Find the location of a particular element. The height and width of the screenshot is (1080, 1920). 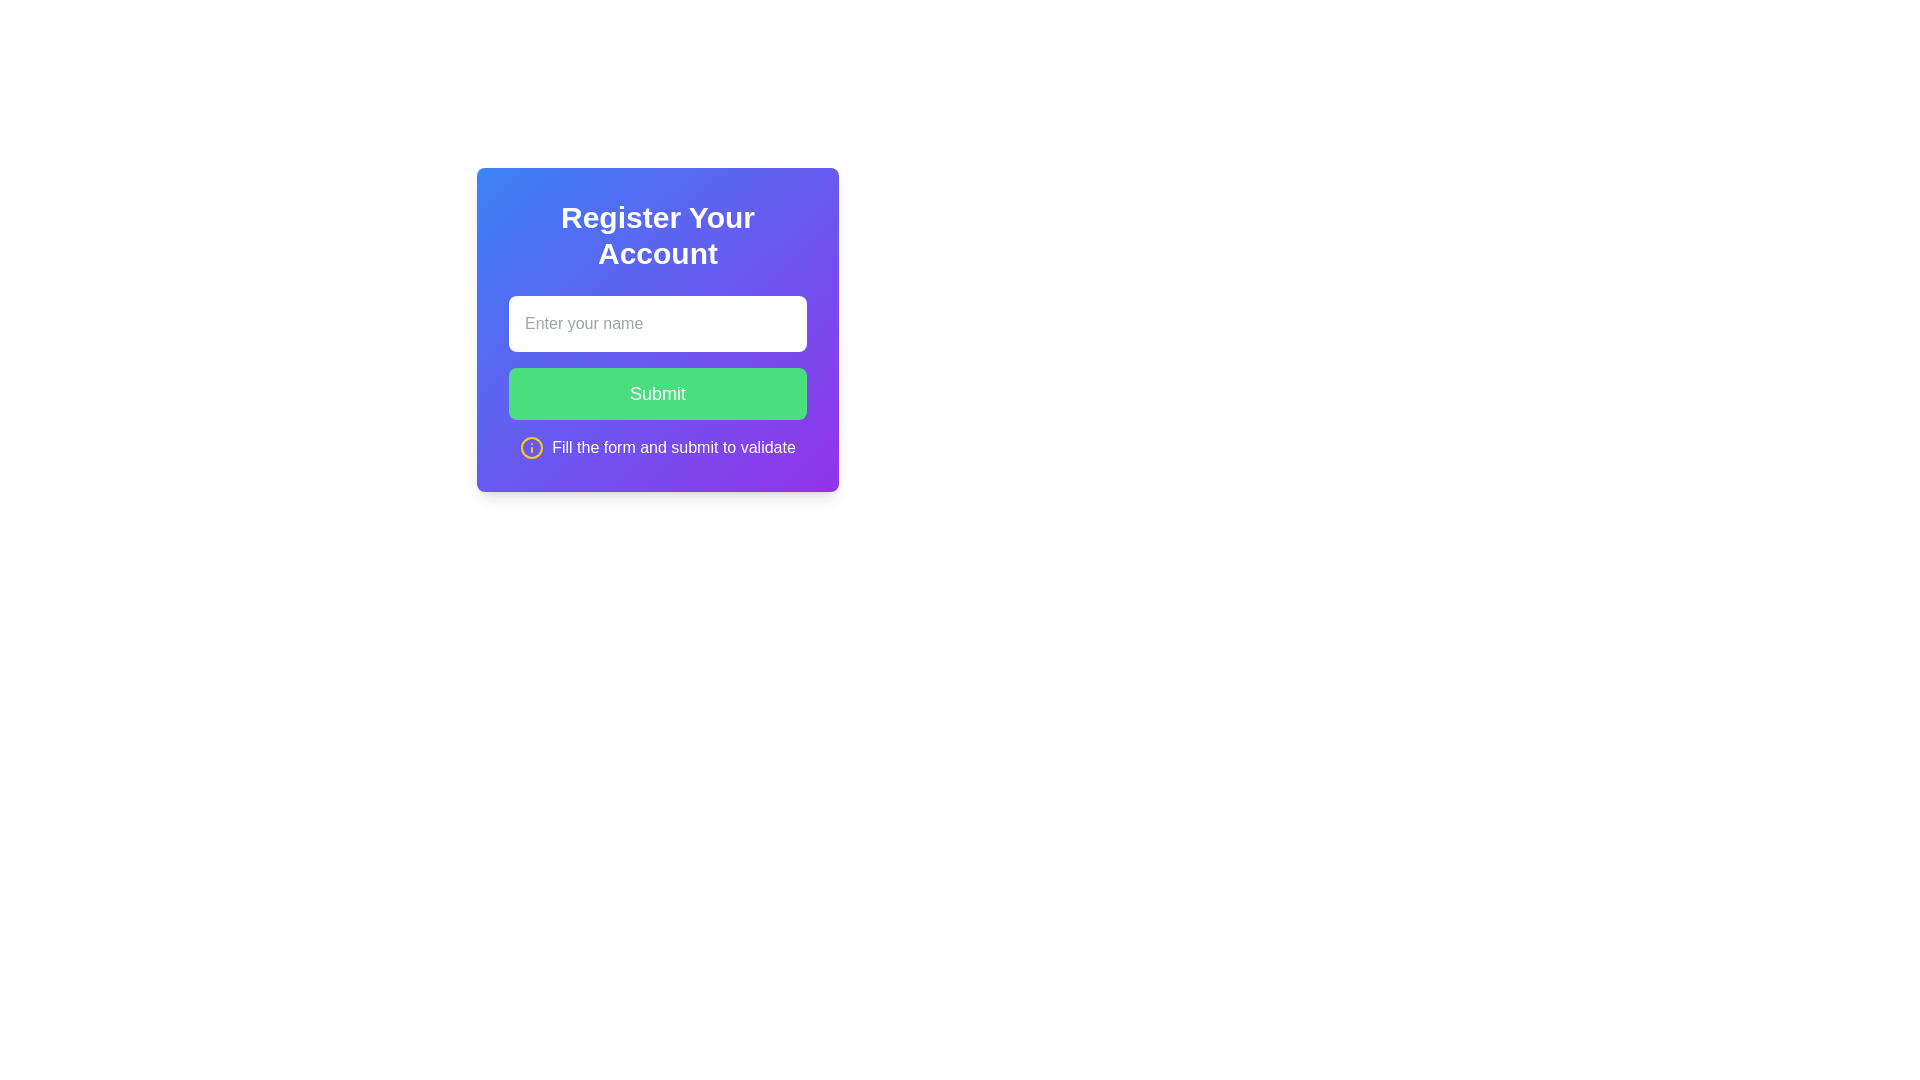

the submission button located centrally below the 'Register Your Account' heading is located at coordinates (657, 378).